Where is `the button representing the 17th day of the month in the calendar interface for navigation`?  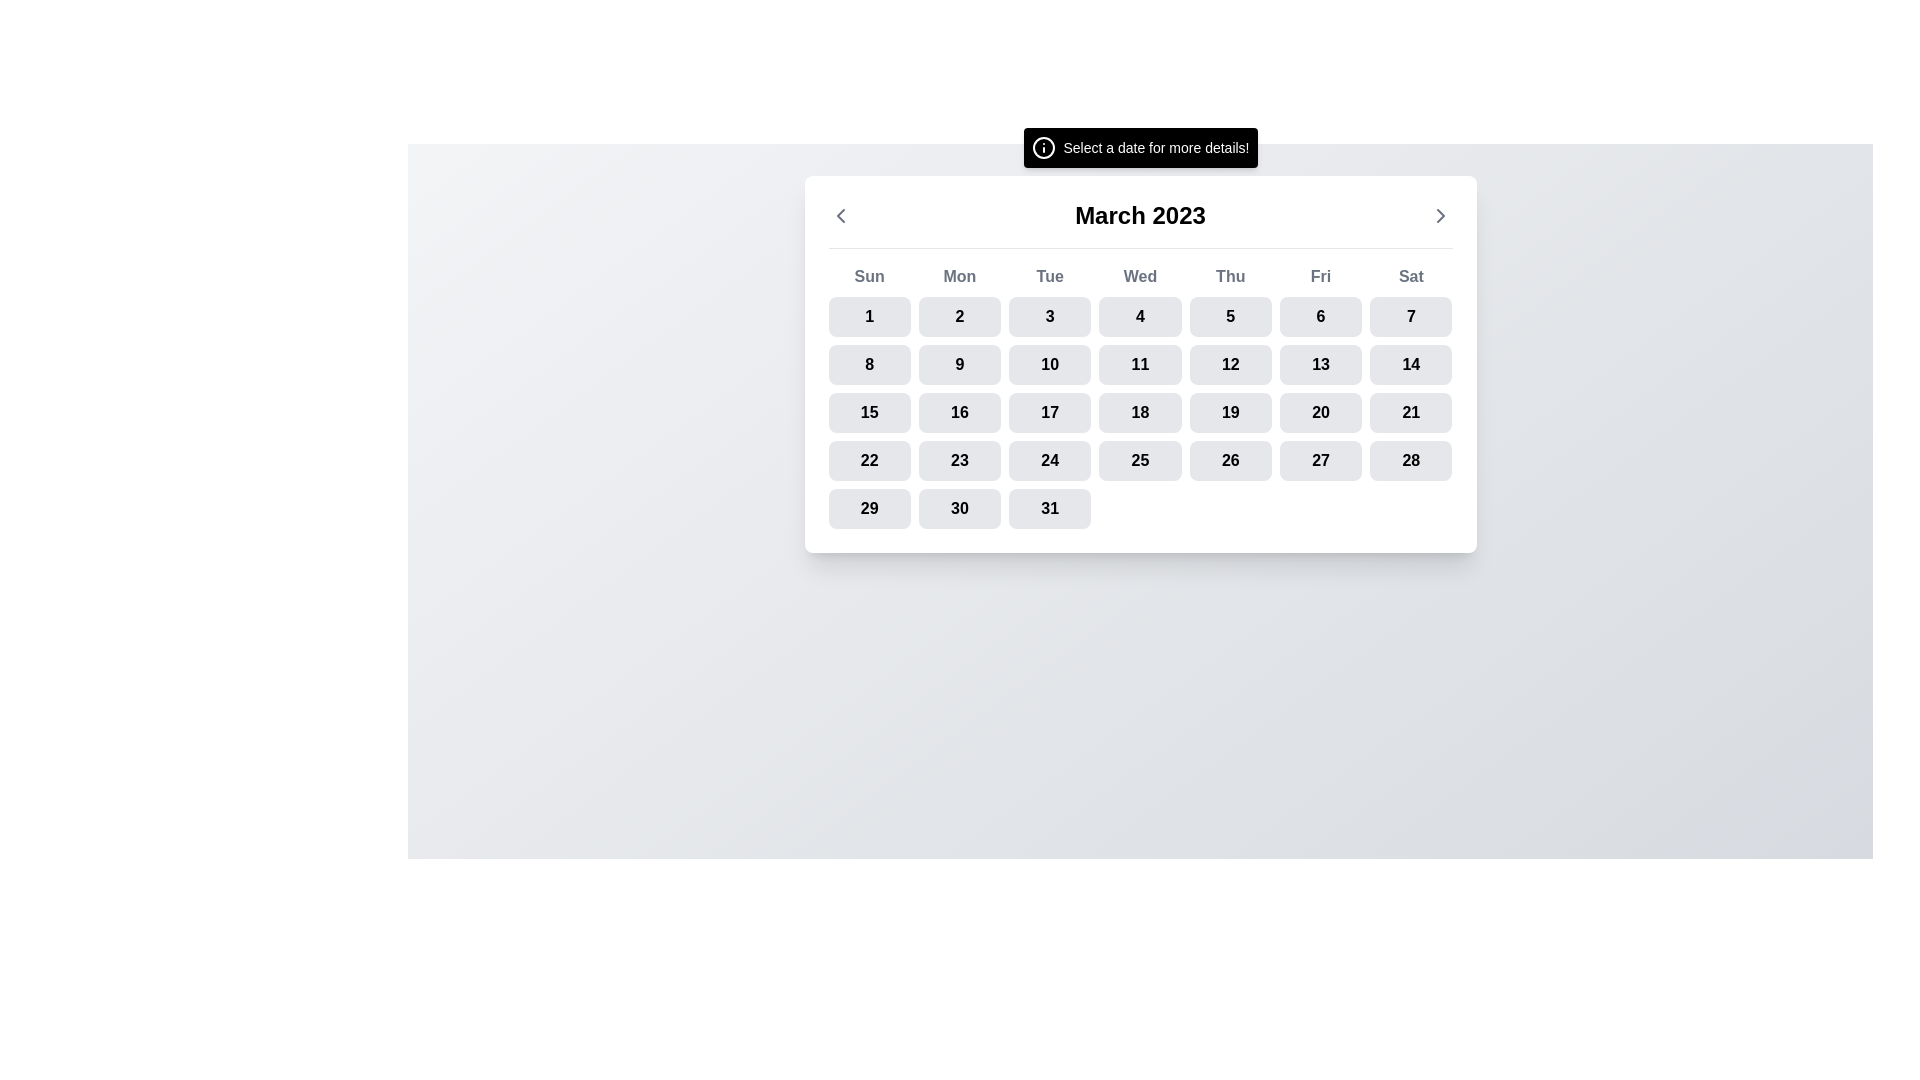 the button representing the 17th day of the month in the calendar interface for navigation is located at coordinates (1049, 411).